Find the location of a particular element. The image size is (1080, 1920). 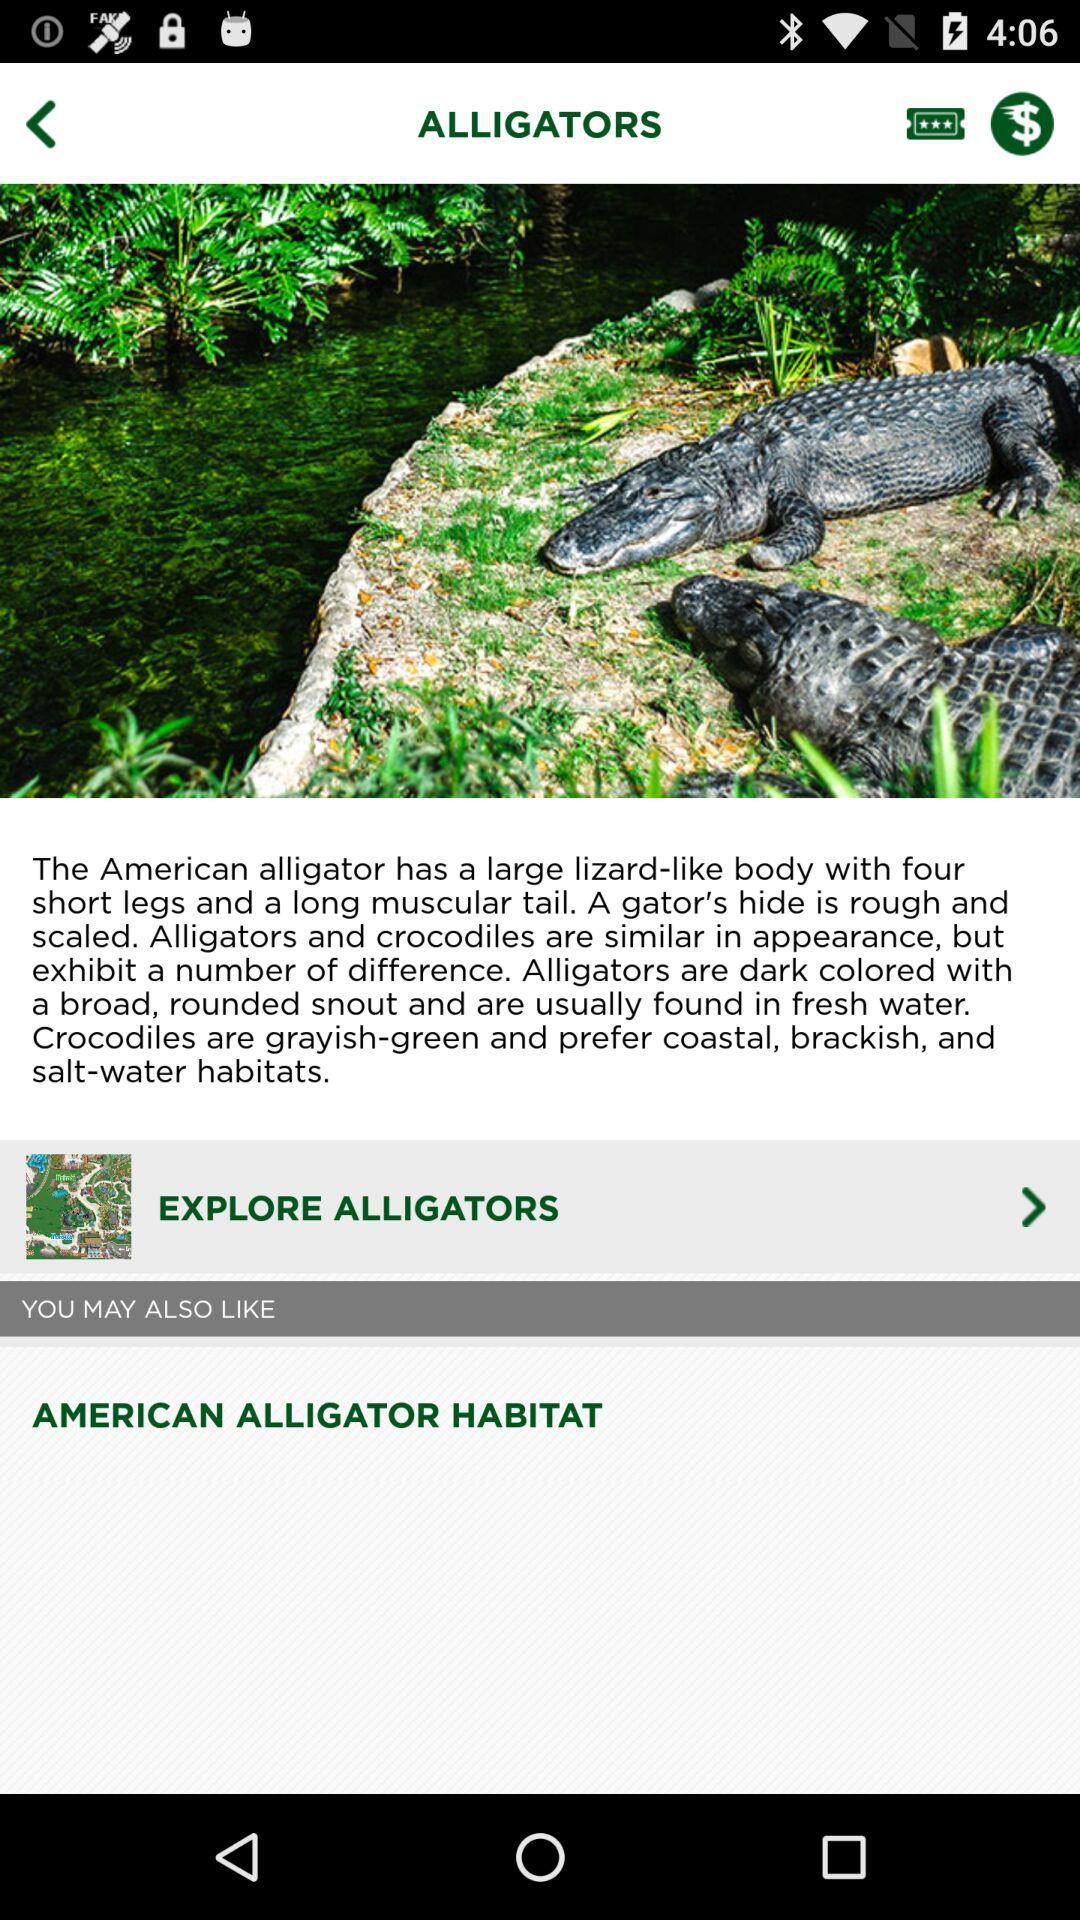

item to the left of the alligators app is located at coordinates (54, 122).